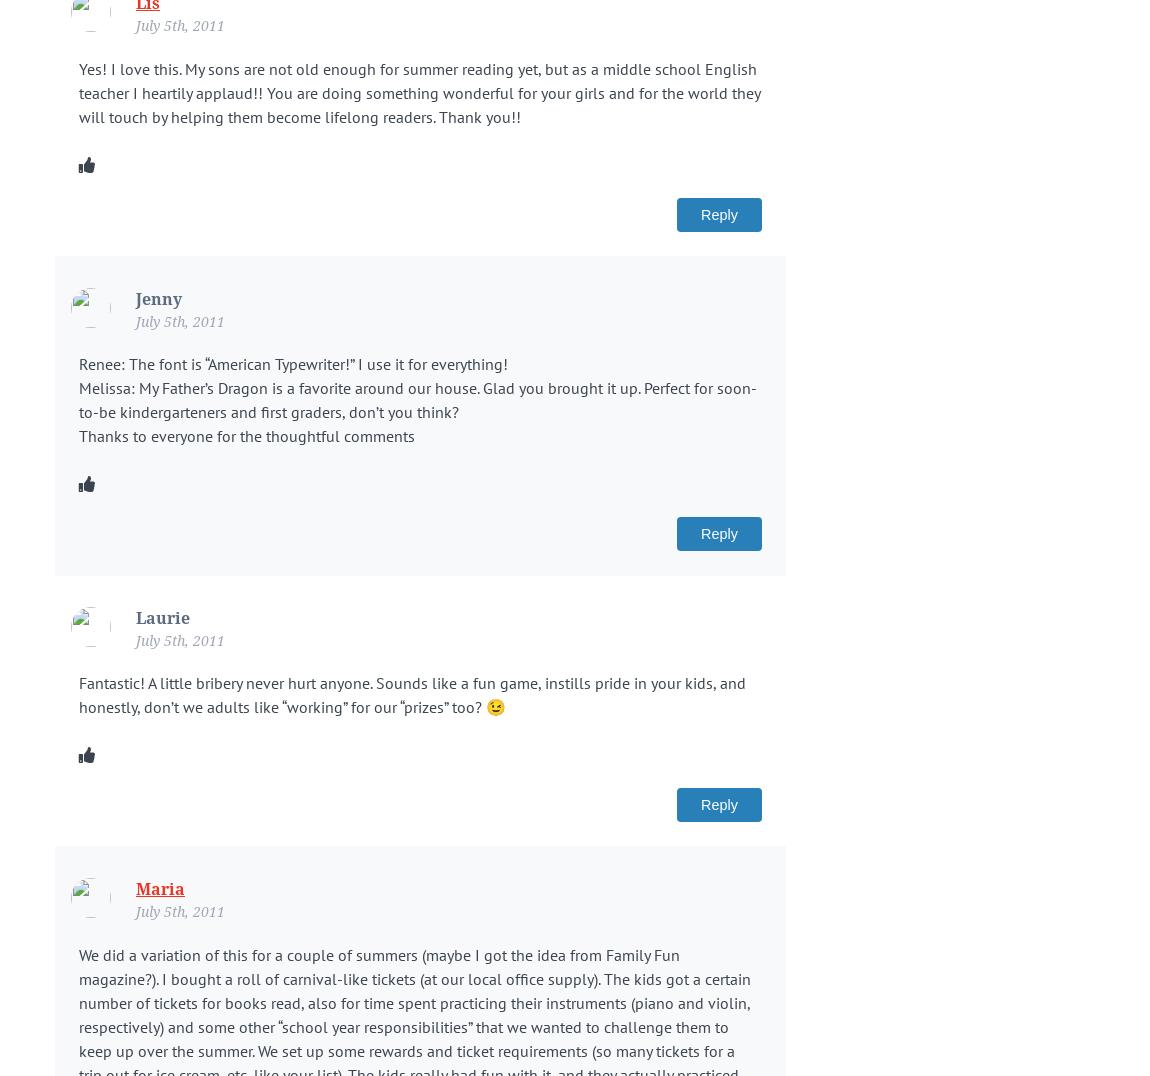 The image size is (1150, 1076). Describe the element at coordinates (158, 297) in the screenshot. I see `'Jenny'` at that location.